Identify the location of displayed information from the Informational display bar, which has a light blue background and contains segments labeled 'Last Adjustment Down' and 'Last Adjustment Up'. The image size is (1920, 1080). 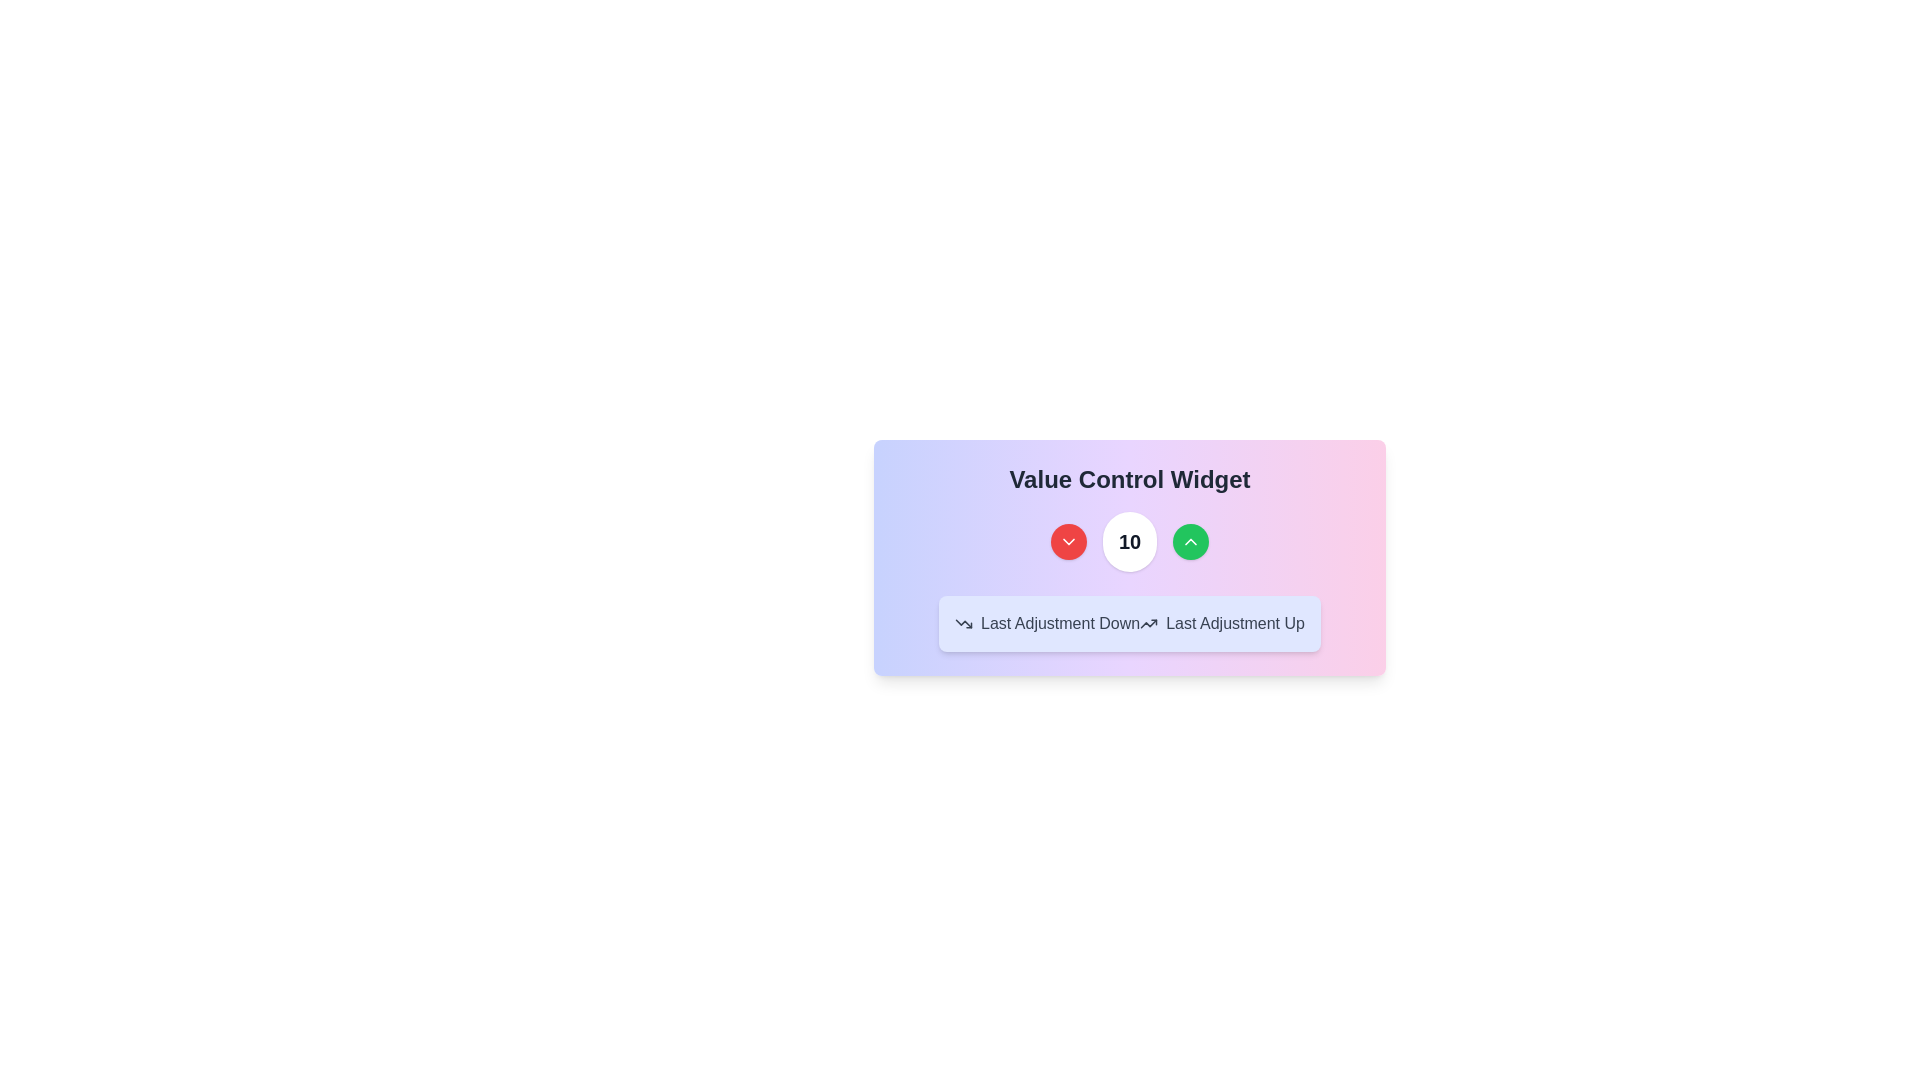
(1129, 623).